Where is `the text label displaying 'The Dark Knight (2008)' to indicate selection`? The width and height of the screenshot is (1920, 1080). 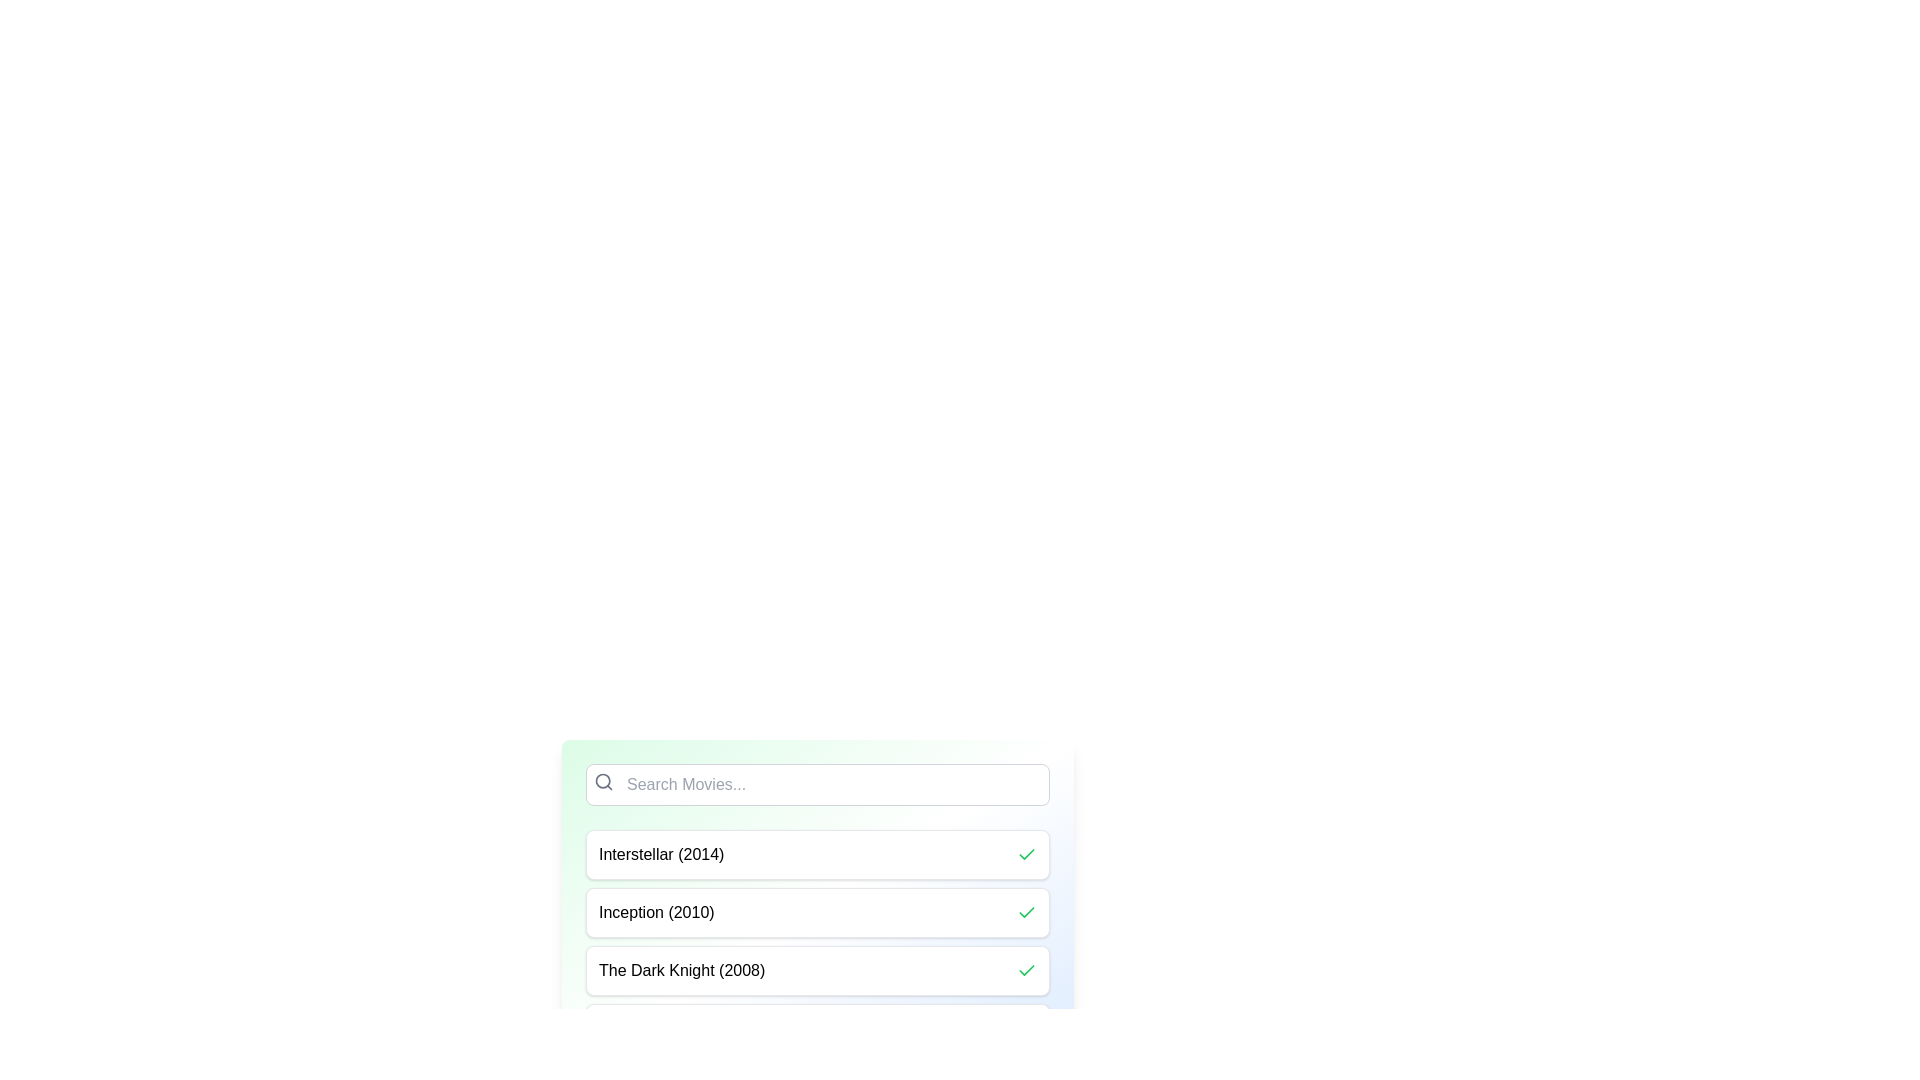 the text label displaying 'The Dark Knight (2008)' to indicate selection is located at coordinates (682, 970).